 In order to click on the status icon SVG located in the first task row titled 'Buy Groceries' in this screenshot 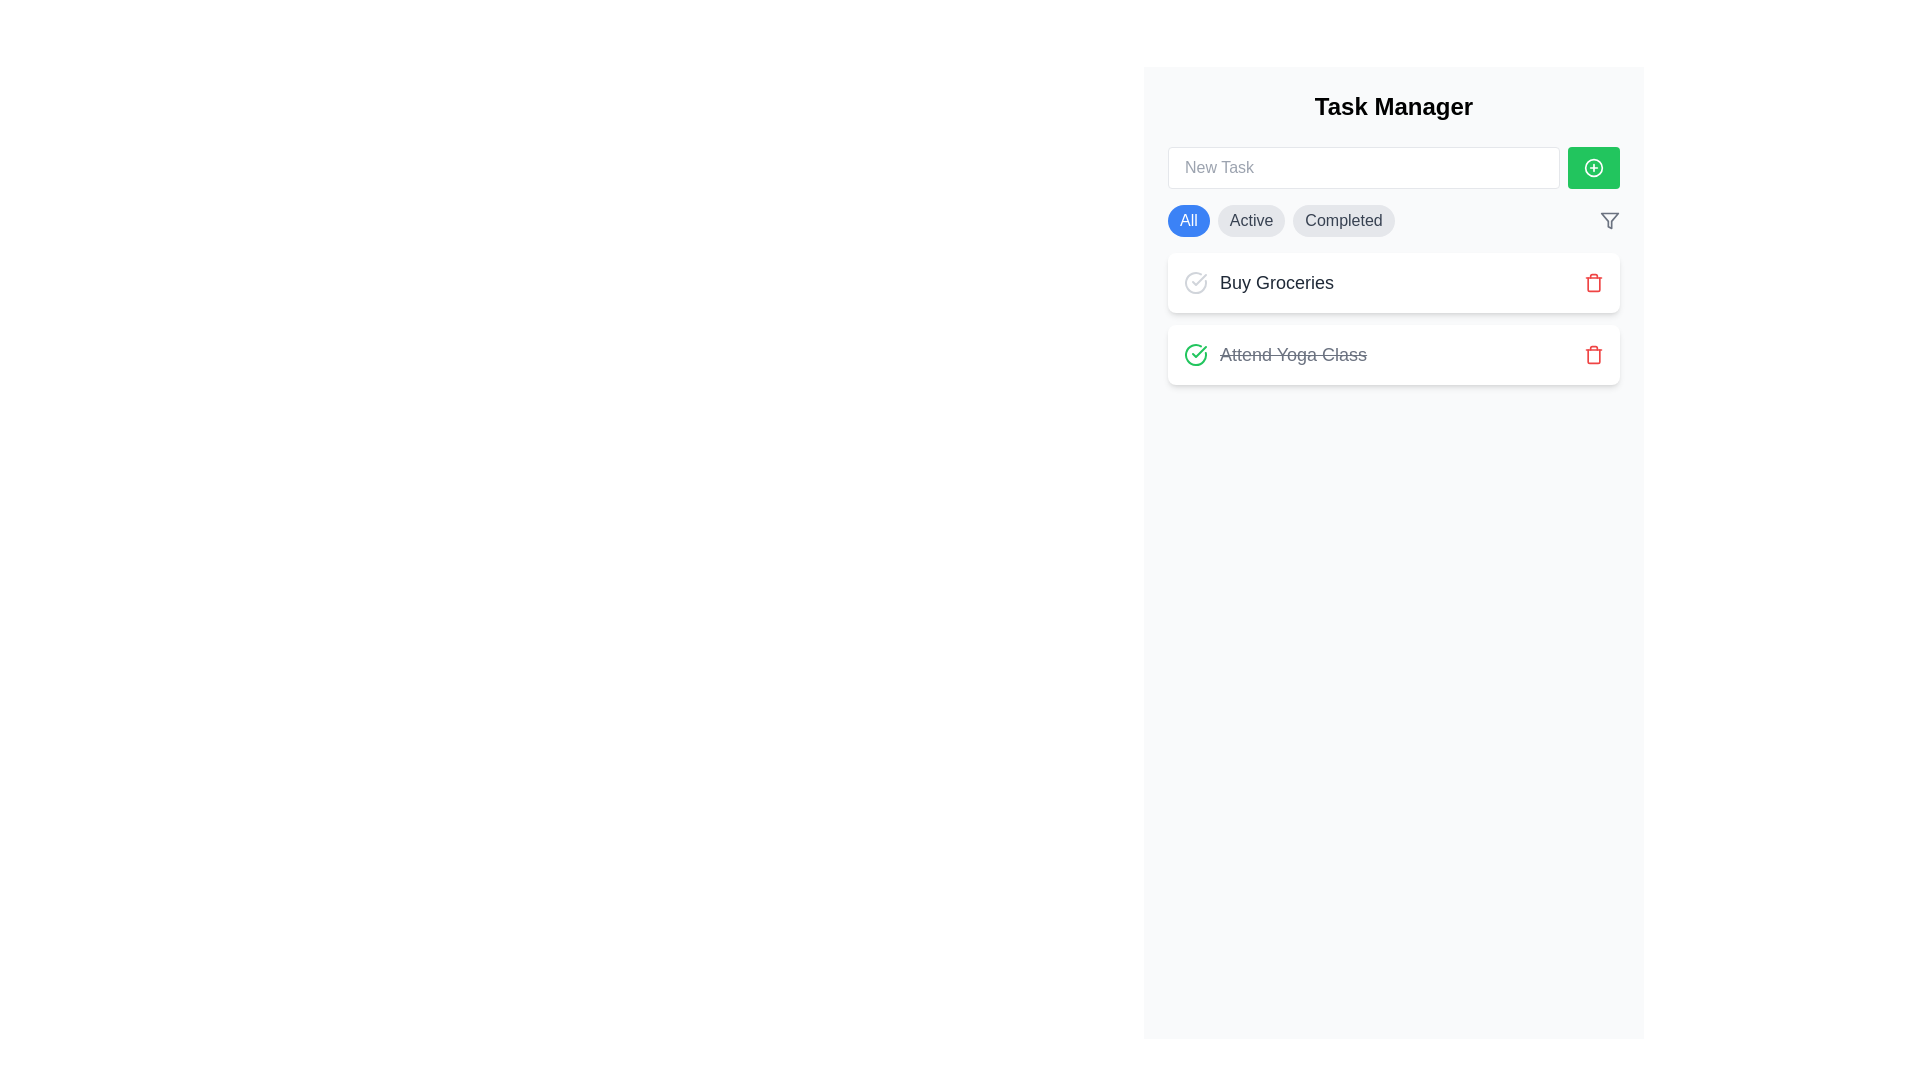, I will do `click(1195, 282)`.